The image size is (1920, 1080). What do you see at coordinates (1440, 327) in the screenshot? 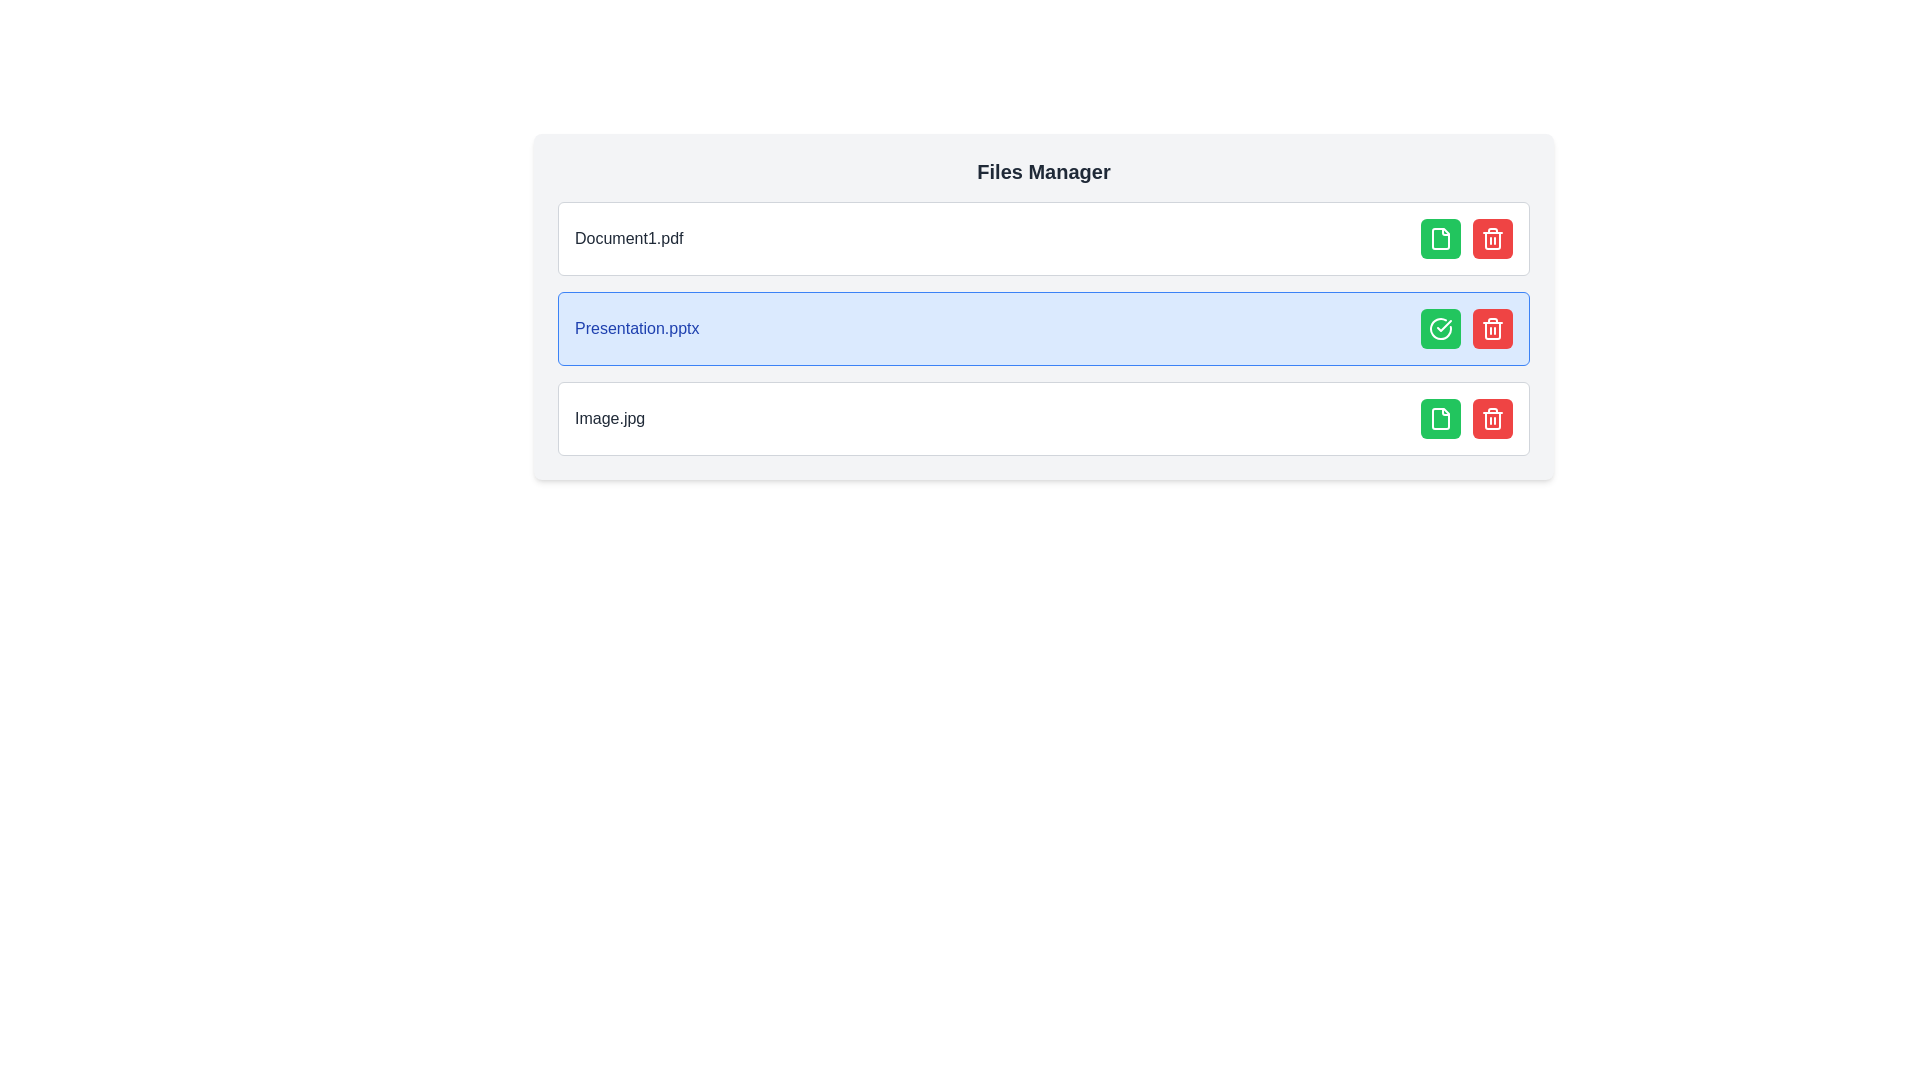
I see `the success confirmation SVG icon located on the rounded green button next to the file 'Presentation.pptx' in the file manager interface` at bounding box center [1440, 327].